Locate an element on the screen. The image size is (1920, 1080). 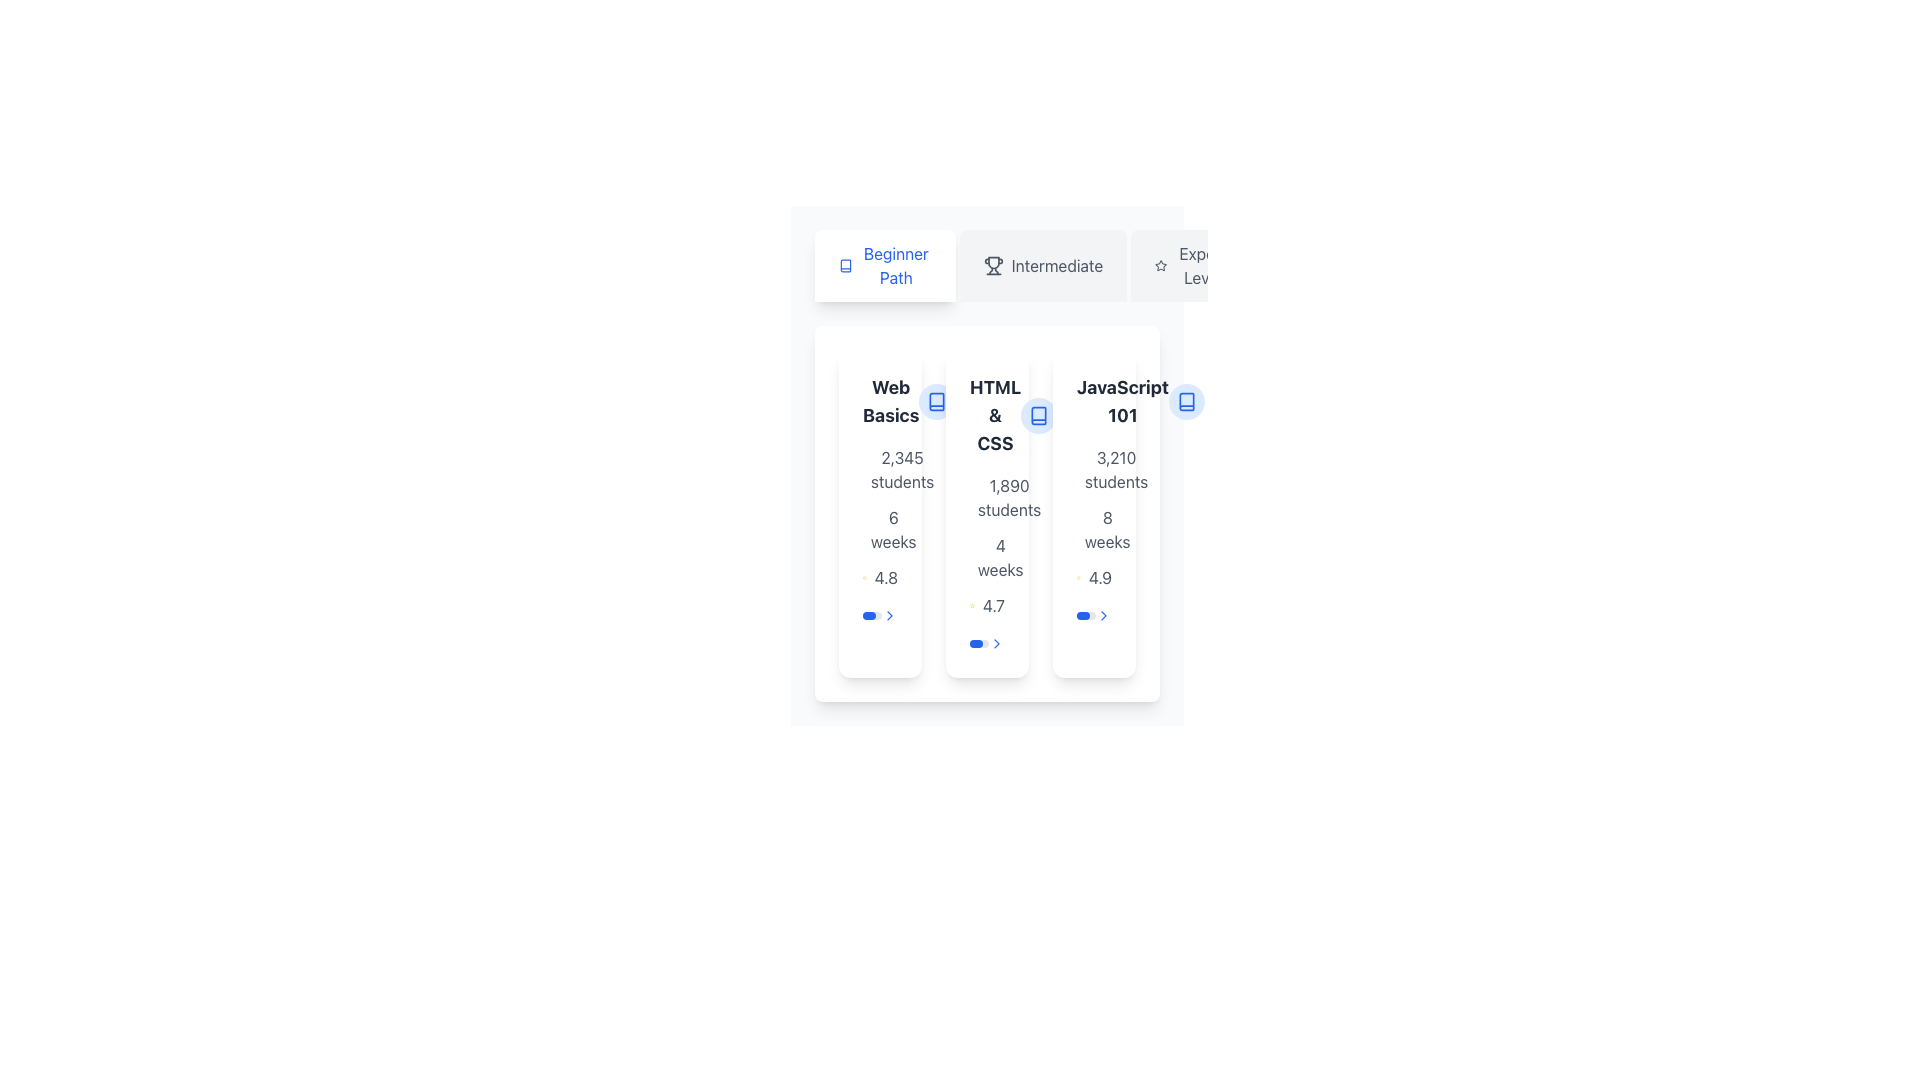
the 'Intermediate' icon located in the navigation bar, positioned as the leftmost component of the tab labeled 'Intermediate' is located at coordinates (993, 265).